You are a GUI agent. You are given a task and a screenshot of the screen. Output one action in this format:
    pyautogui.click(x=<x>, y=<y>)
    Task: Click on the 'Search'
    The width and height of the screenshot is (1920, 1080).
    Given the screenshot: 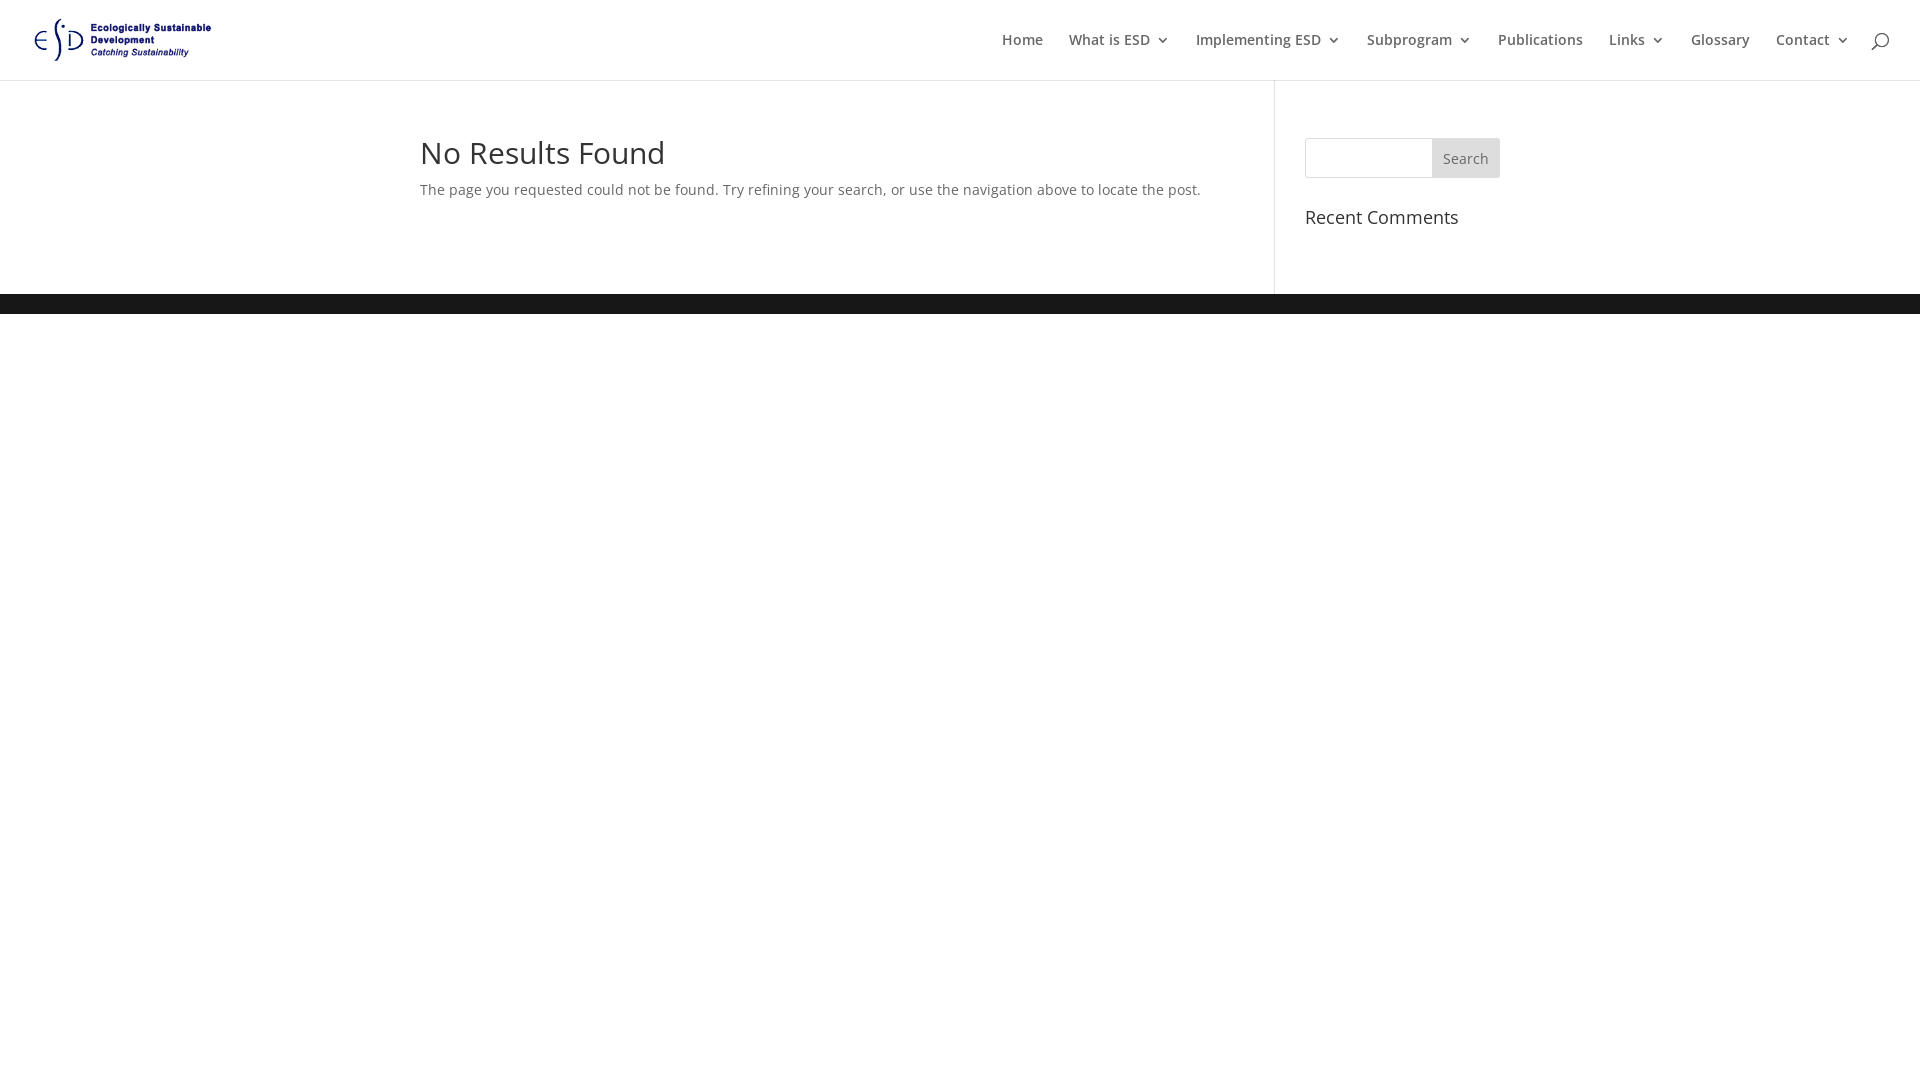 What is the action you would take?
    pyautogui.click(x=1465, y=157)
    